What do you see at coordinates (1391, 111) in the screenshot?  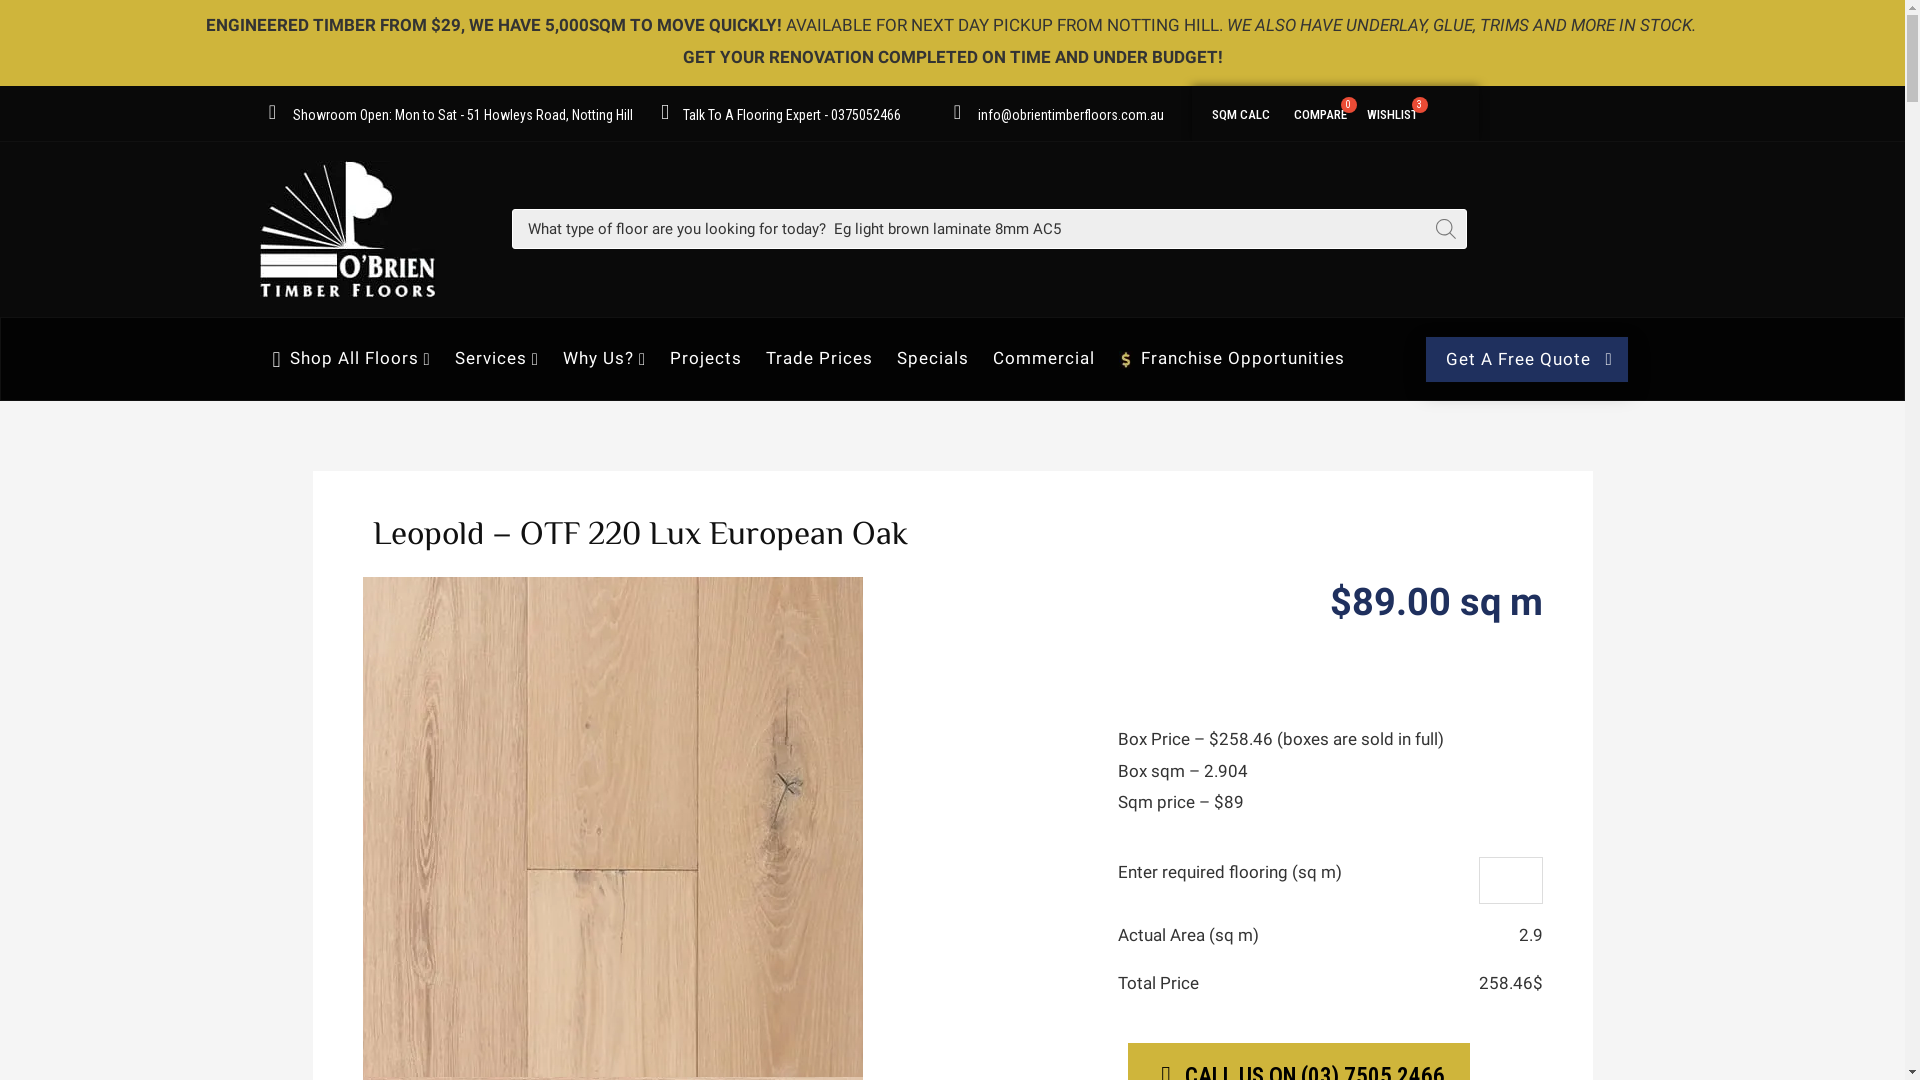 I see `'WISHLIST'` at bounding box center [1391, 111].